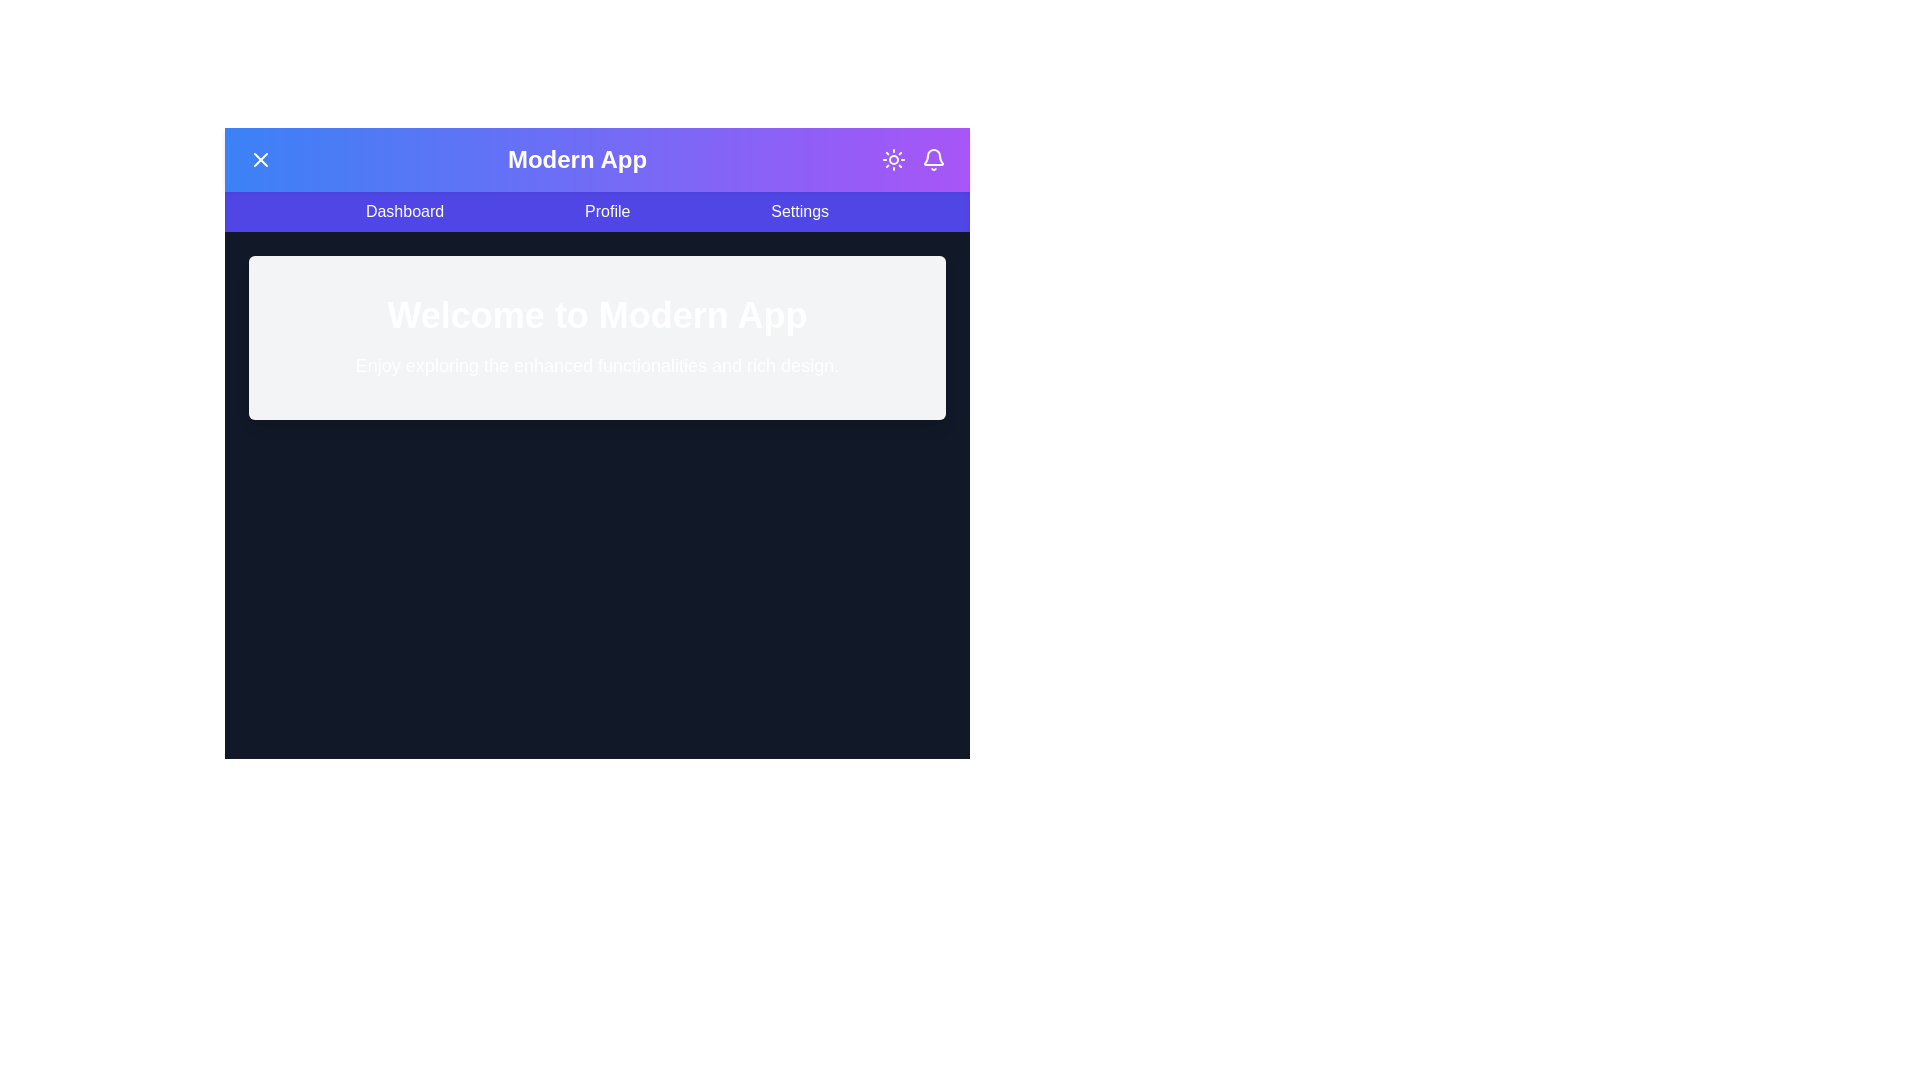 This screenshot has height=1080, width=1920. I want to click on the menu button to toggle the menu display, so click(259, 158).